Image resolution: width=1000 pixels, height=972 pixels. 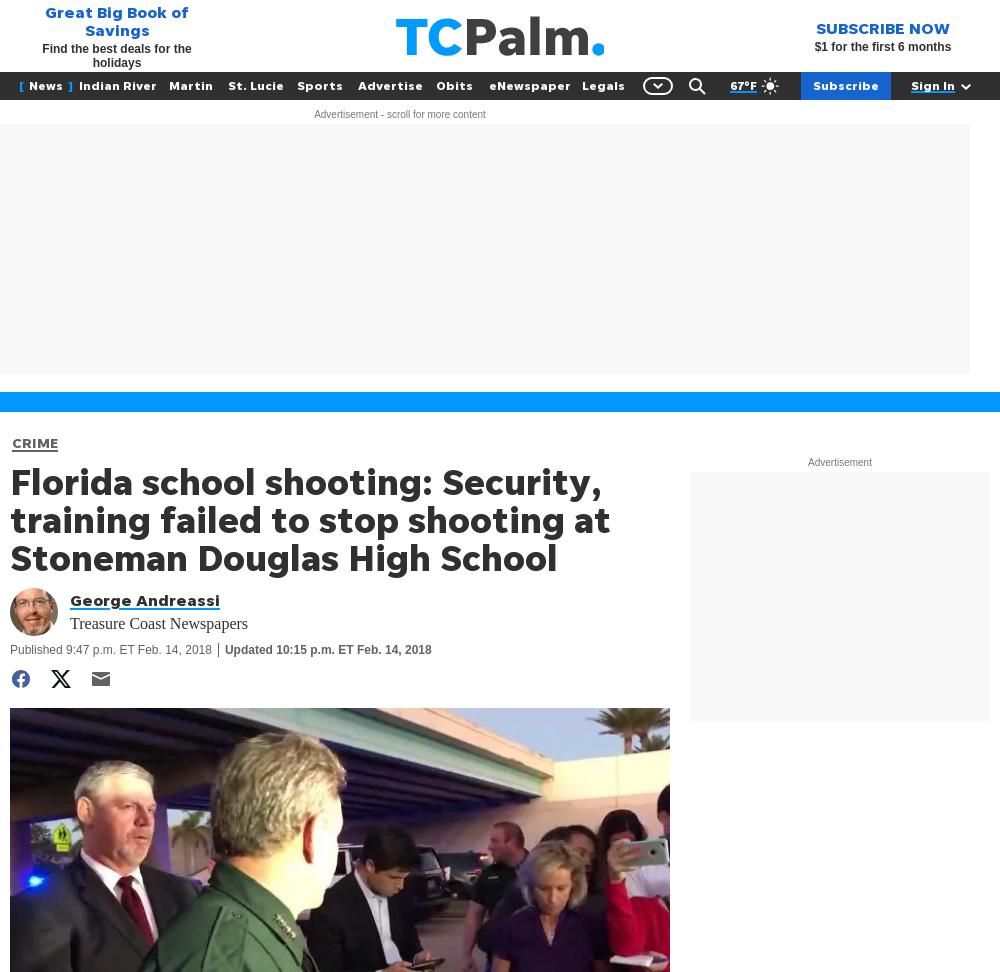 I want to click on 'Advertise', so click(x=390, y=84).